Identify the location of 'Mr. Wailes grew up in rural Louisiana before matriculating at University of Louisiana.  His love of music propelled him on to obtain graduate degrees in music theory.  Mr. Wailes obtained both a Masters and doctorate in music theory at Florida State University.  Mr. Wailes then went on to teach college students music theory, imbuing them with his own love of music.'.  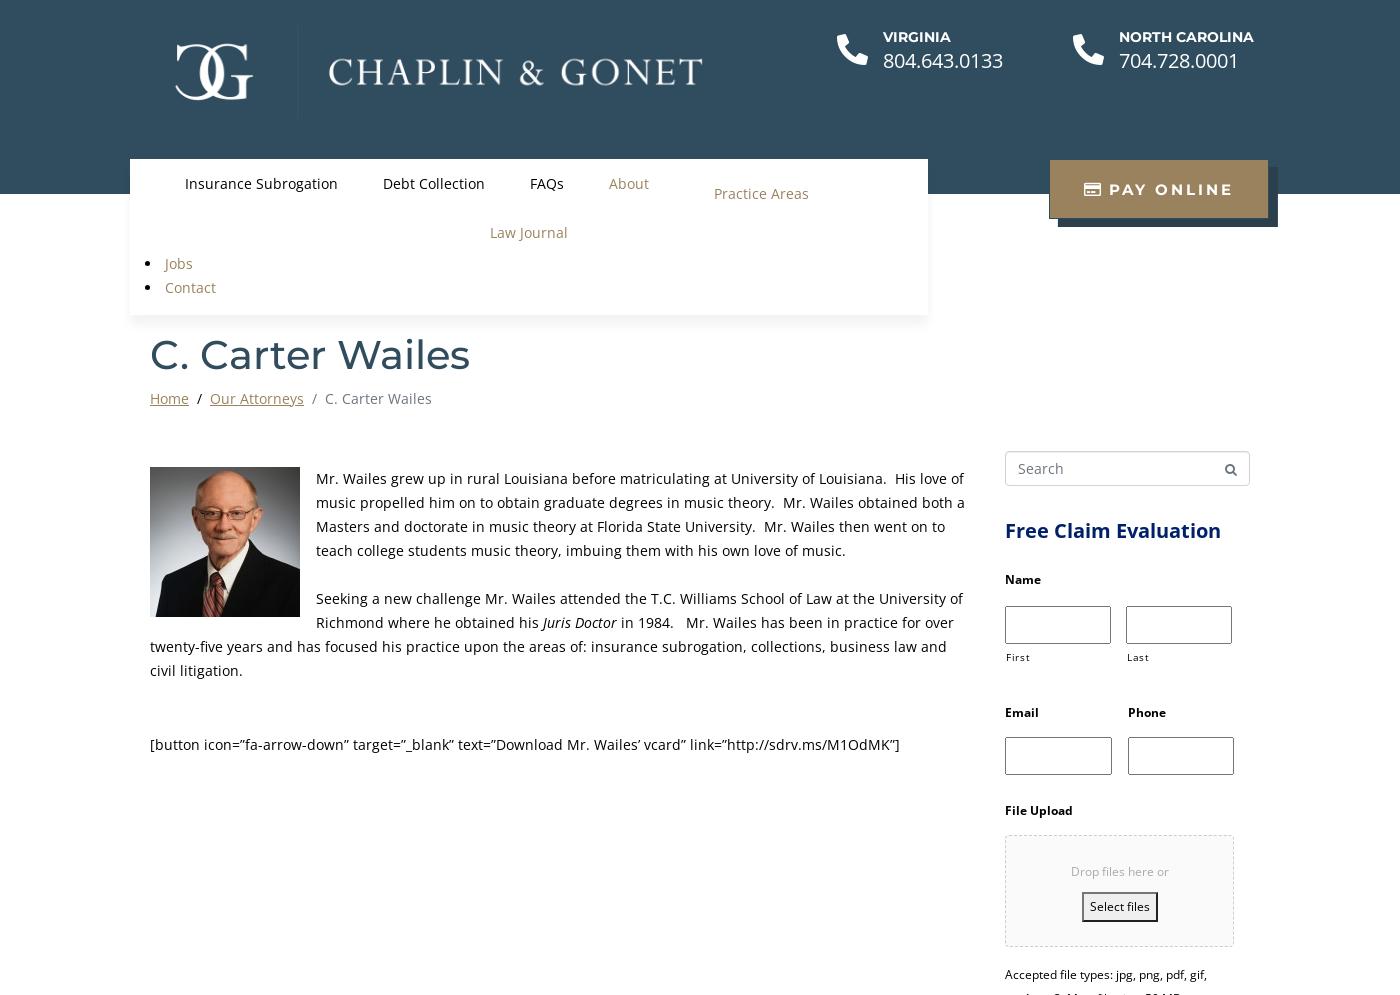
(640, 513).